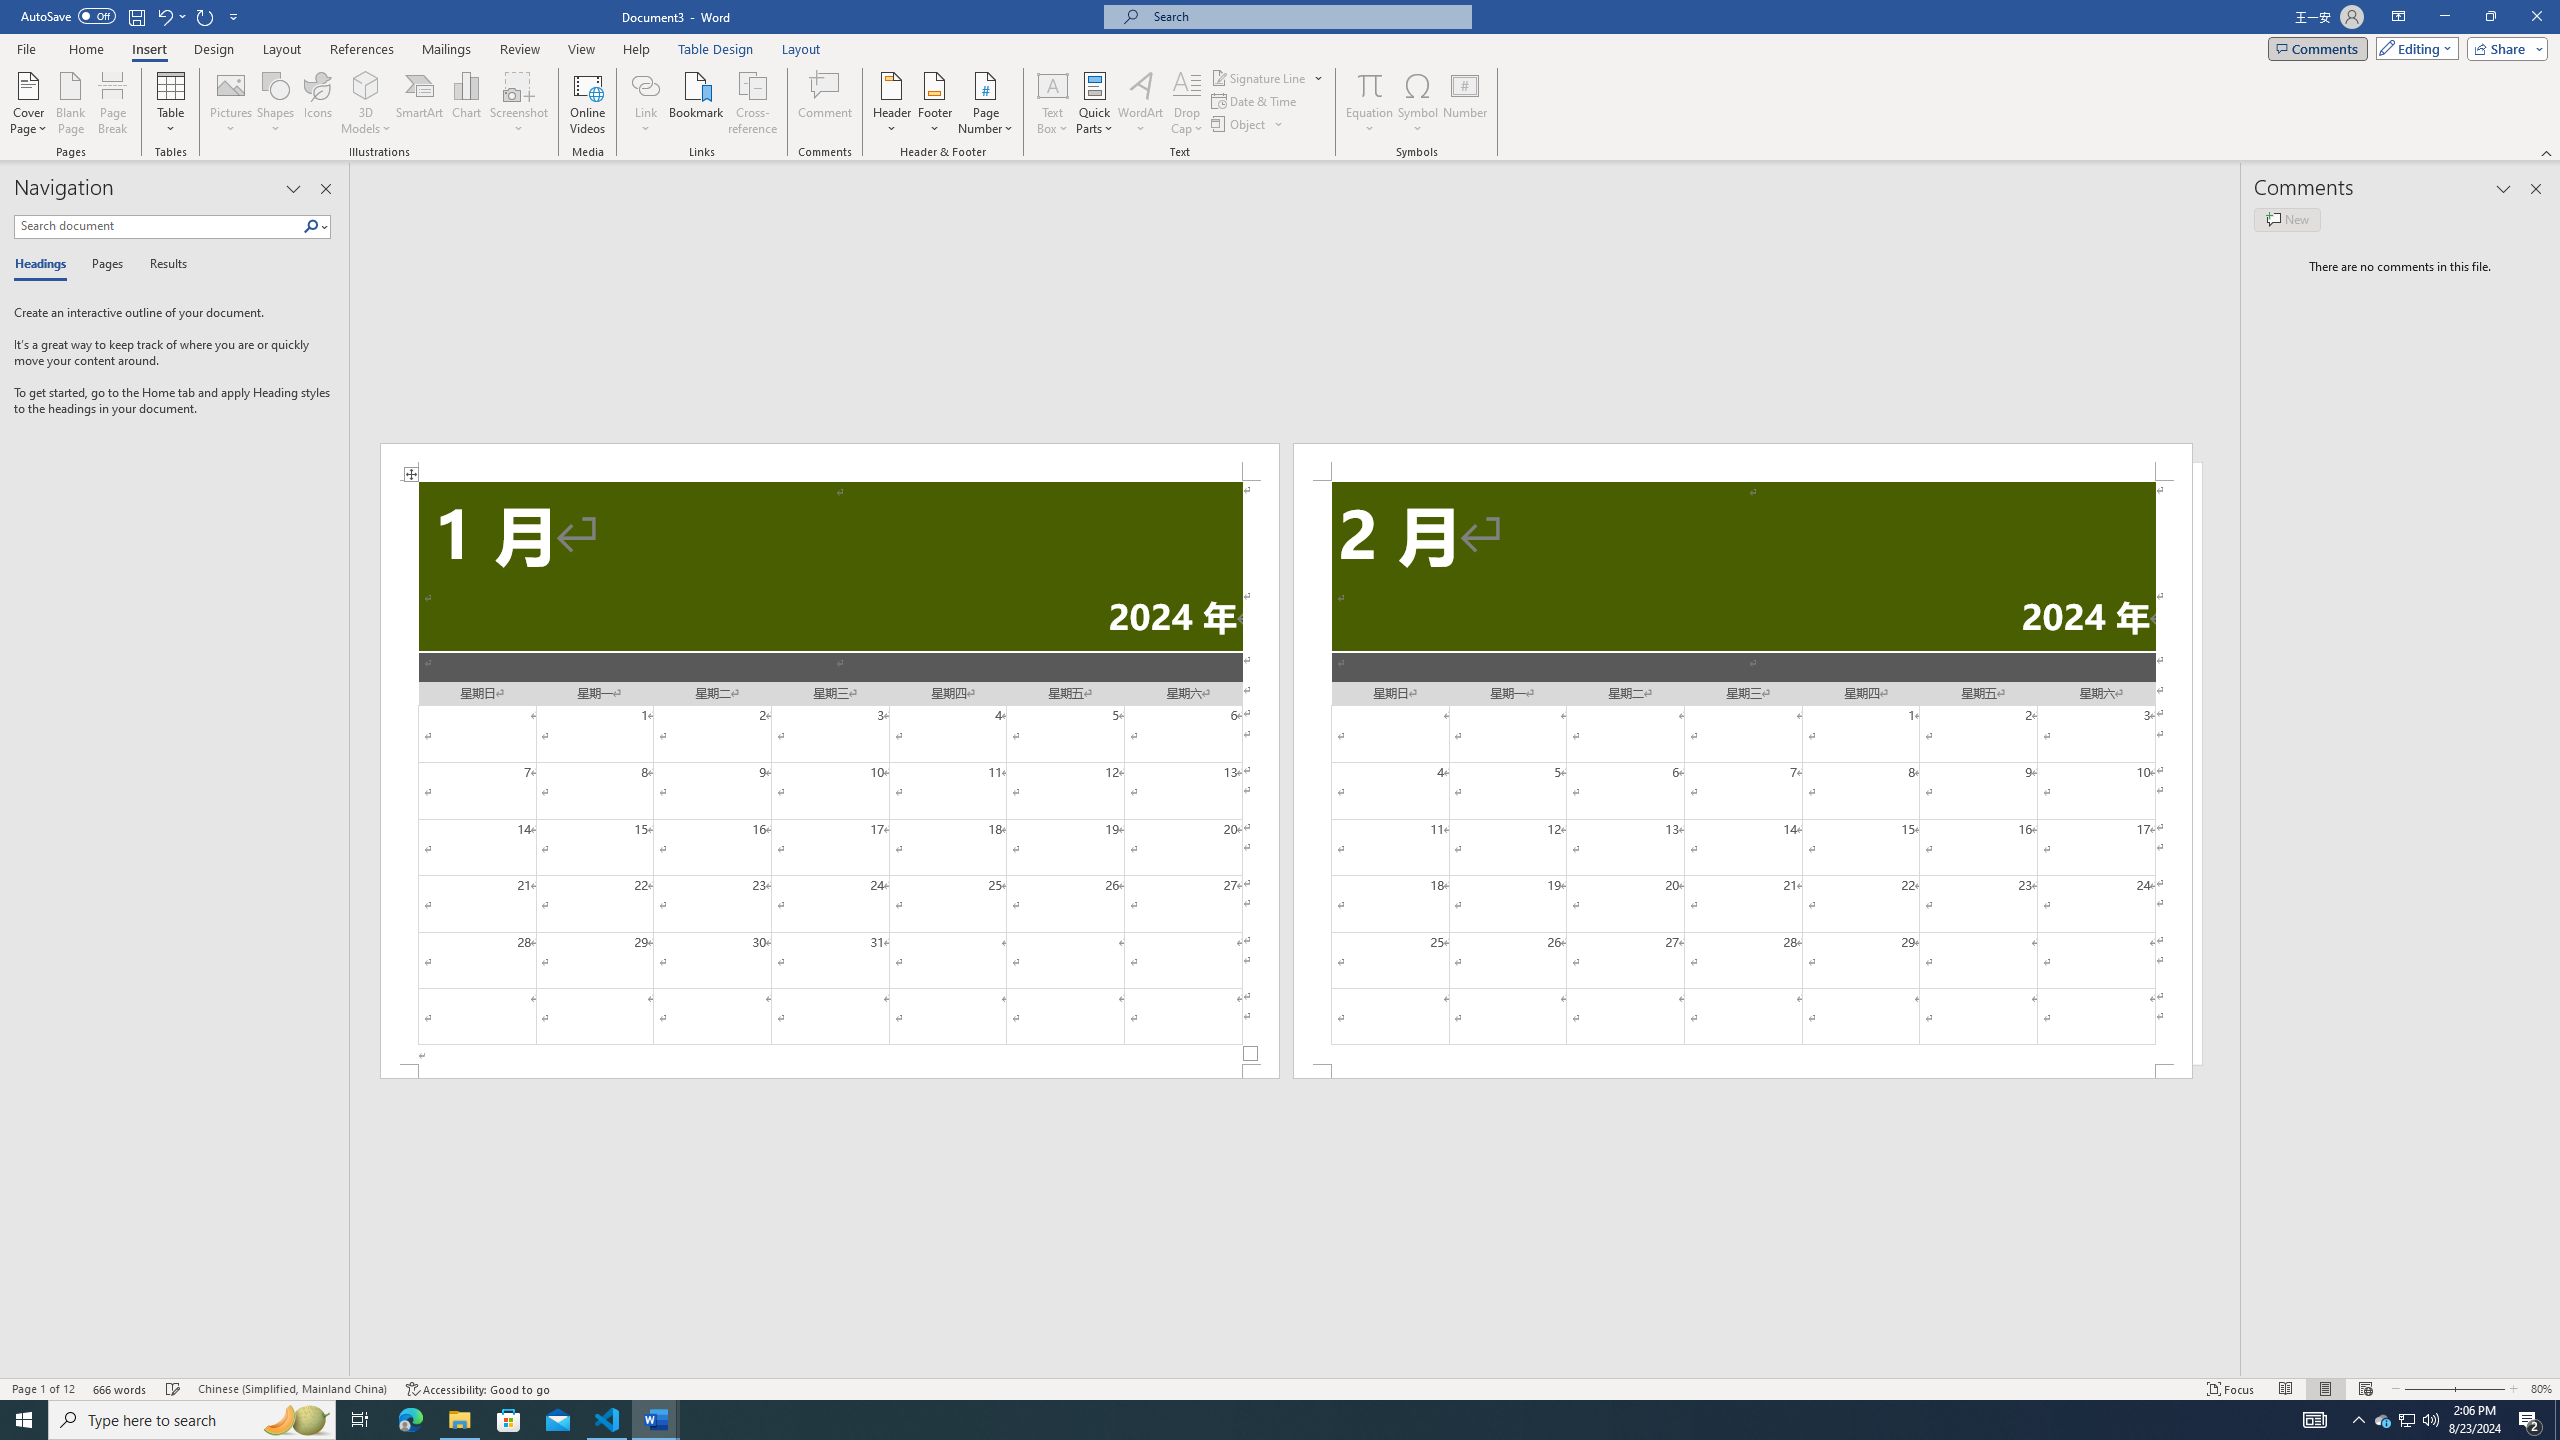 This screenshot has width=2560, height=1440. Describe the element at coordinates (828, 773) in the screenshot. I see `'Page 1 content'` at that location.